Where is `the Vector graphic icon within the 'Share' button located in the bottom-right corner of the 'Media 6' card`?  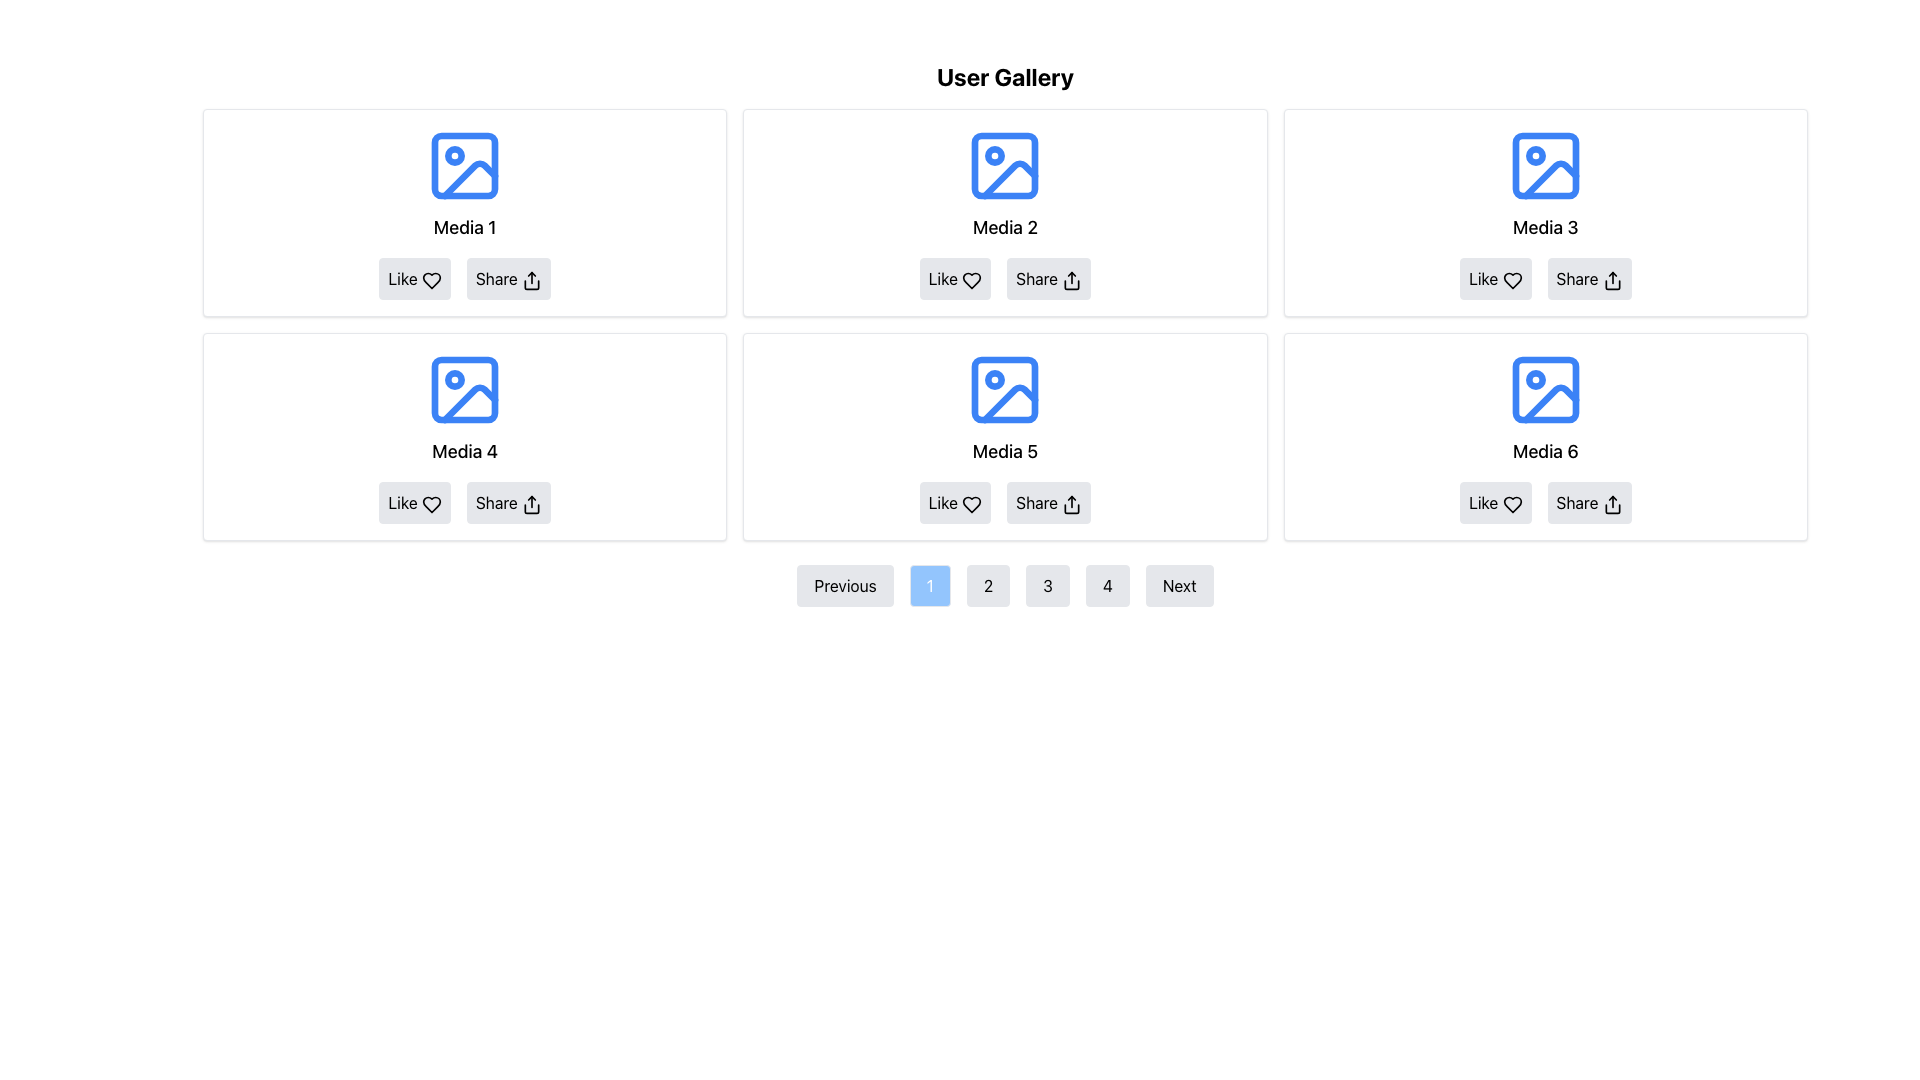 the Vector graphic icon within the 'Share' button located in the bottom-right corner of the 'Media 6' card is located at coordinates (1612, 503).